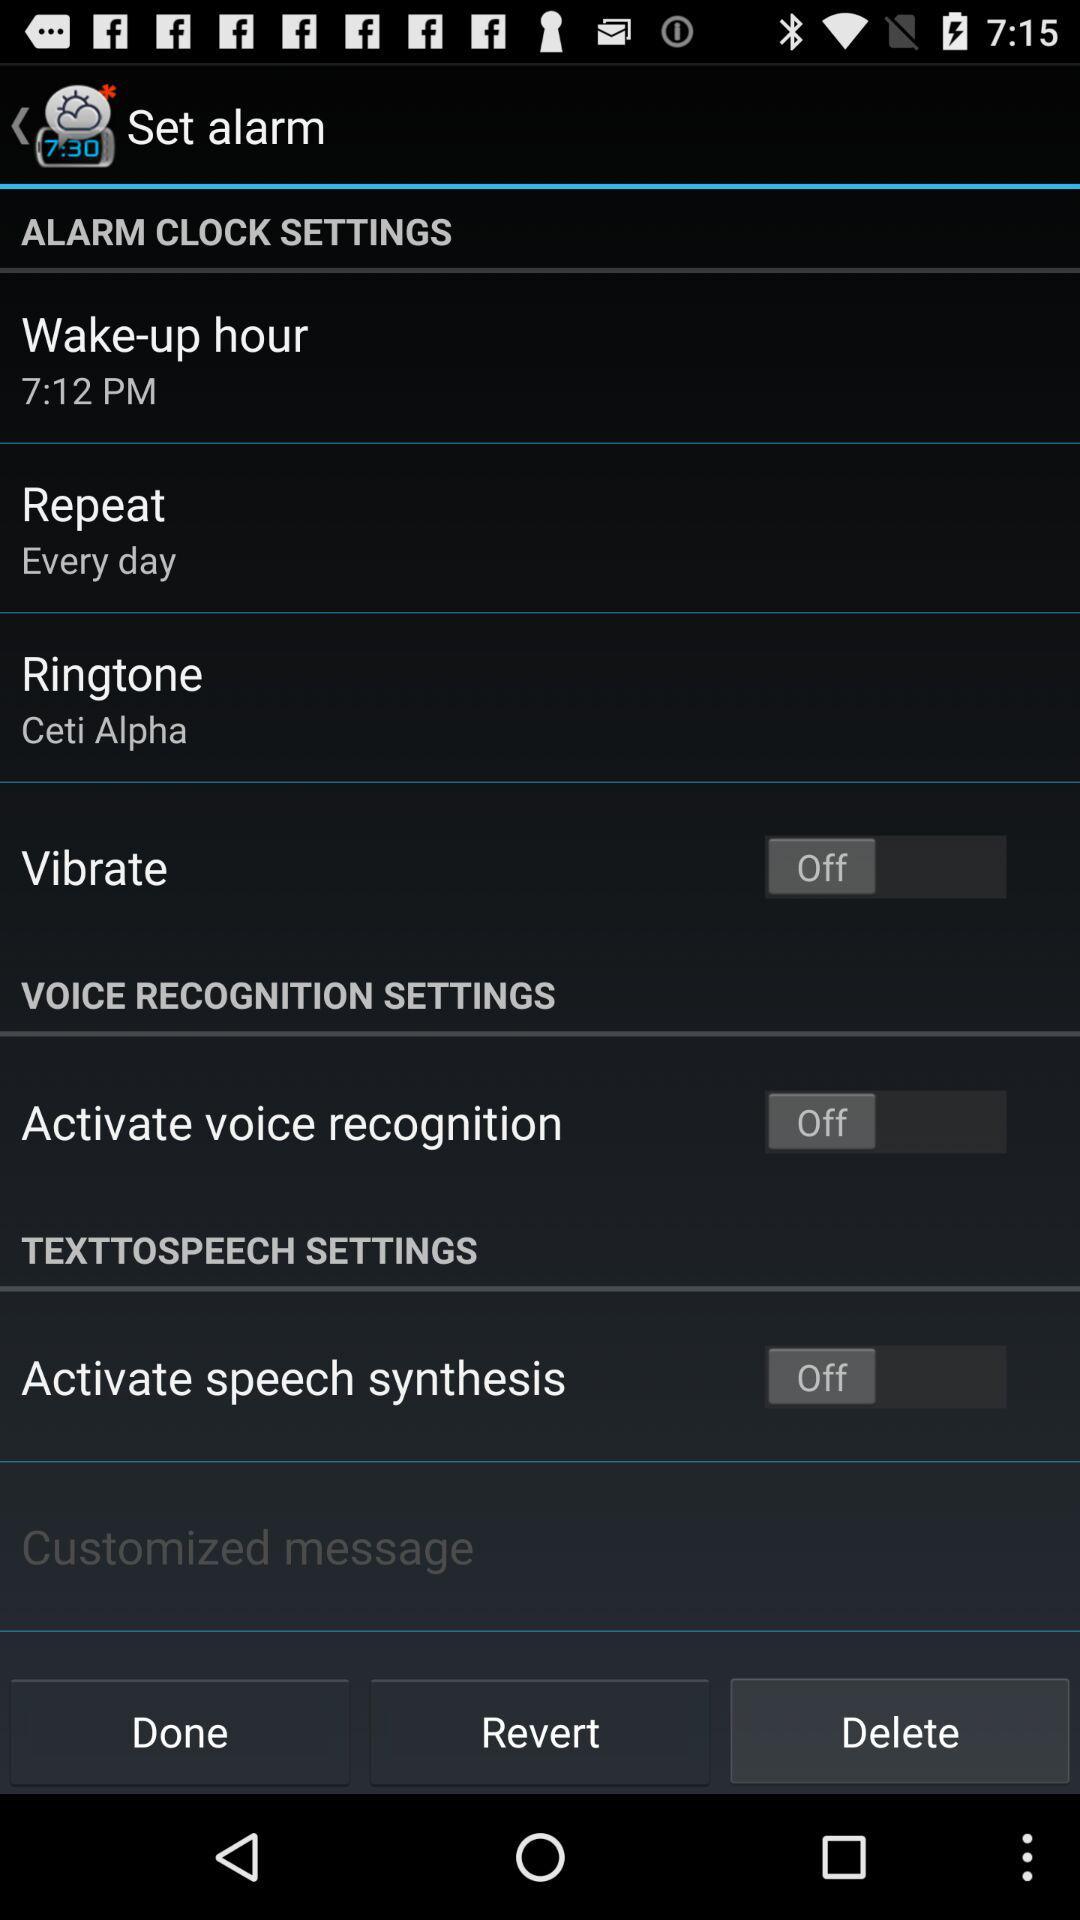  What do you see at coordinates (163, 333) in the screenshot?
I see `item above the 7:12 pm item` at bounding box center [163, 333].